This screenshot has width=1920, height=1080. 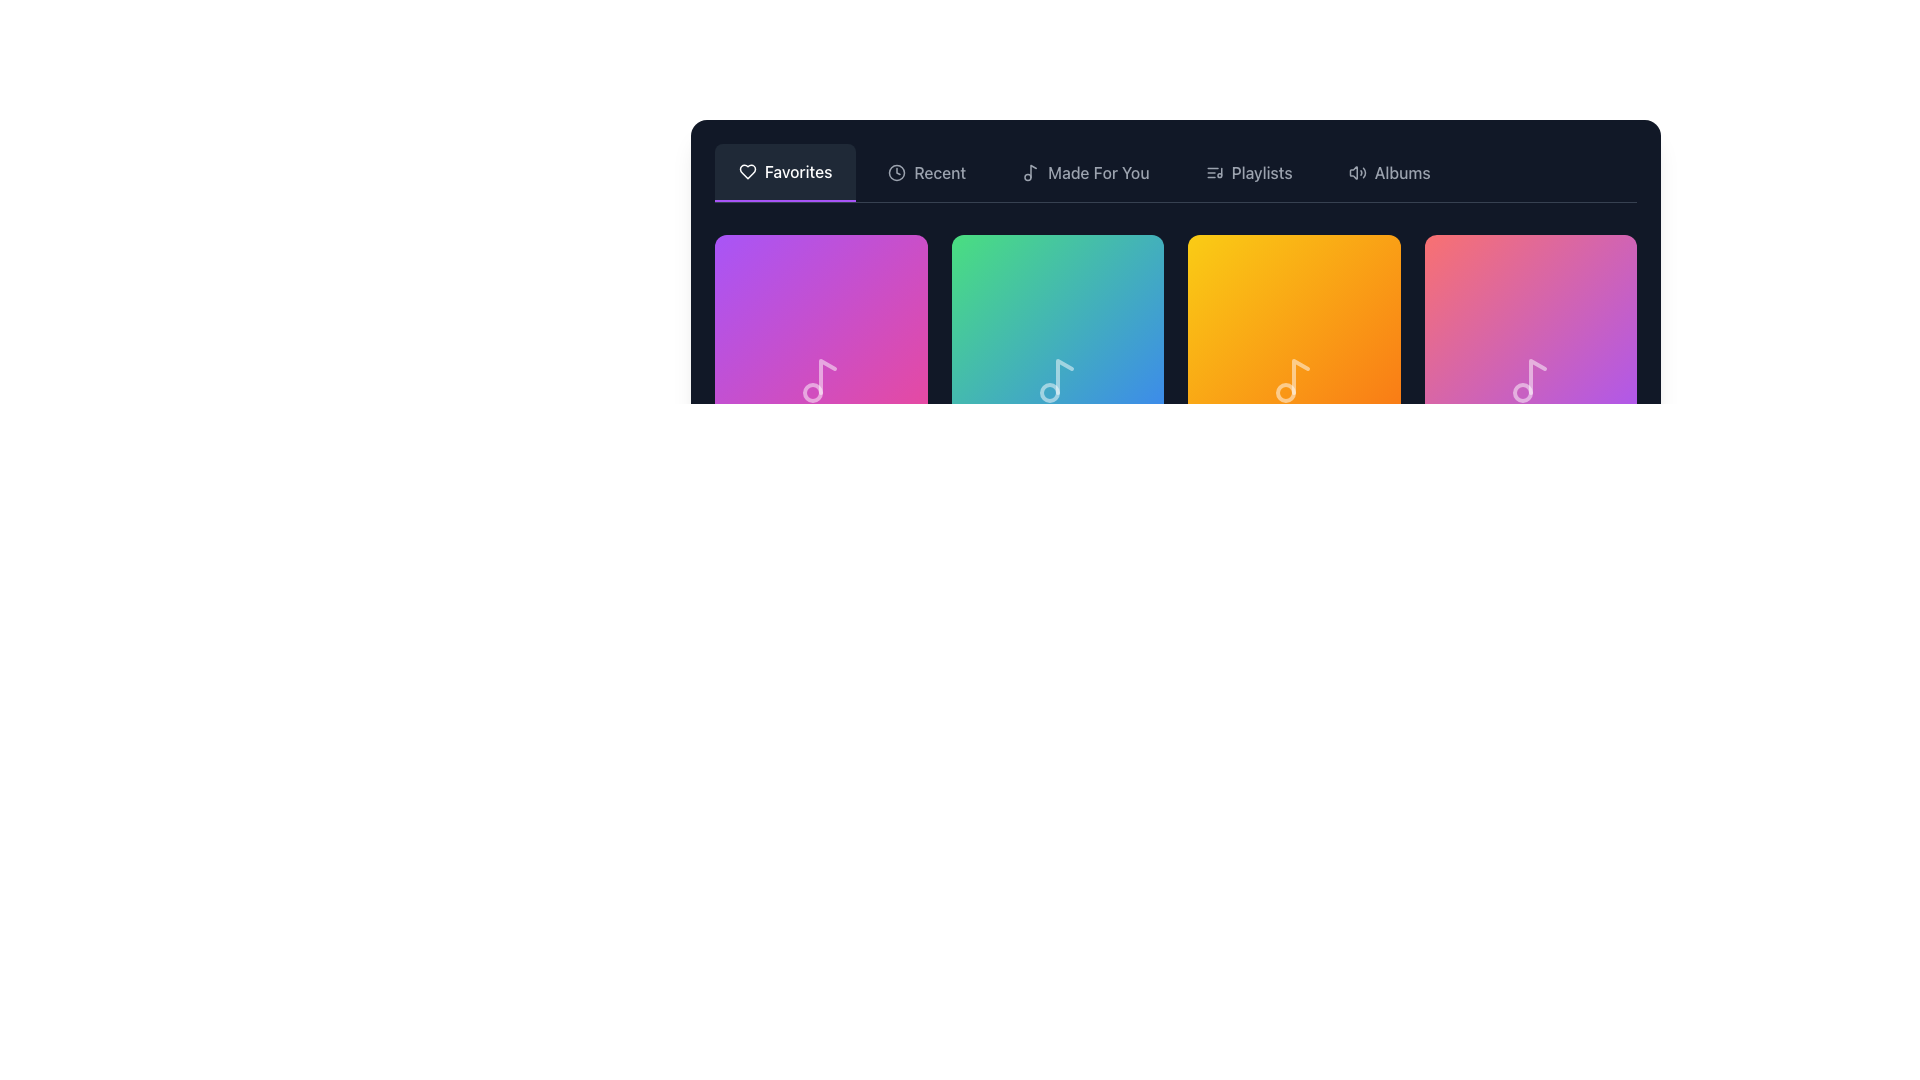 What do you see at coordinates (1401, 172) in the screenshot?
I see `text from the 'Albums' label located on the far-right of the navigation bar, which is on a dark background and is preceded by 'Playlists' and an audio icon` at bounding box center [1401, 172].